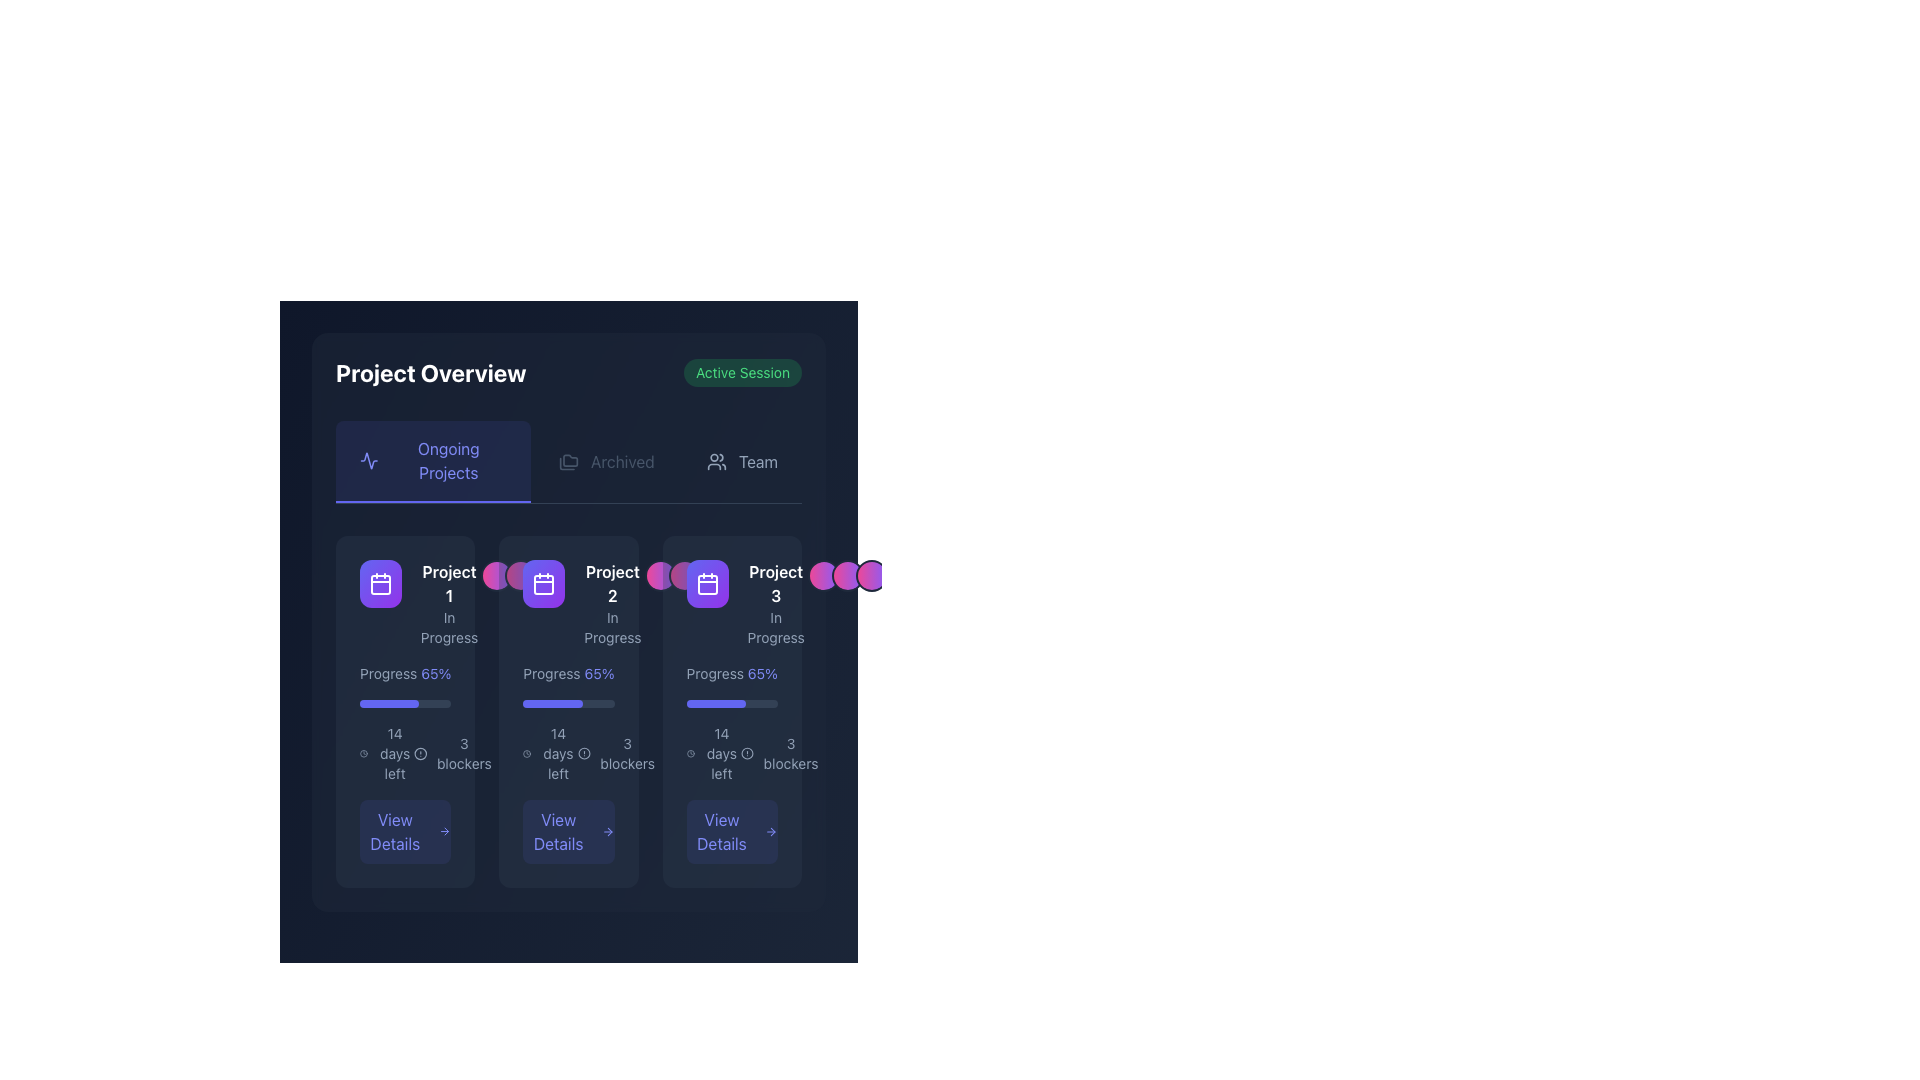 The image size is (1920, 1080). I want to click on the Text label element displaying 'Progress' and '65%' in the 'Project 3' block within the 'Project Overview' section, so click(731, 674).